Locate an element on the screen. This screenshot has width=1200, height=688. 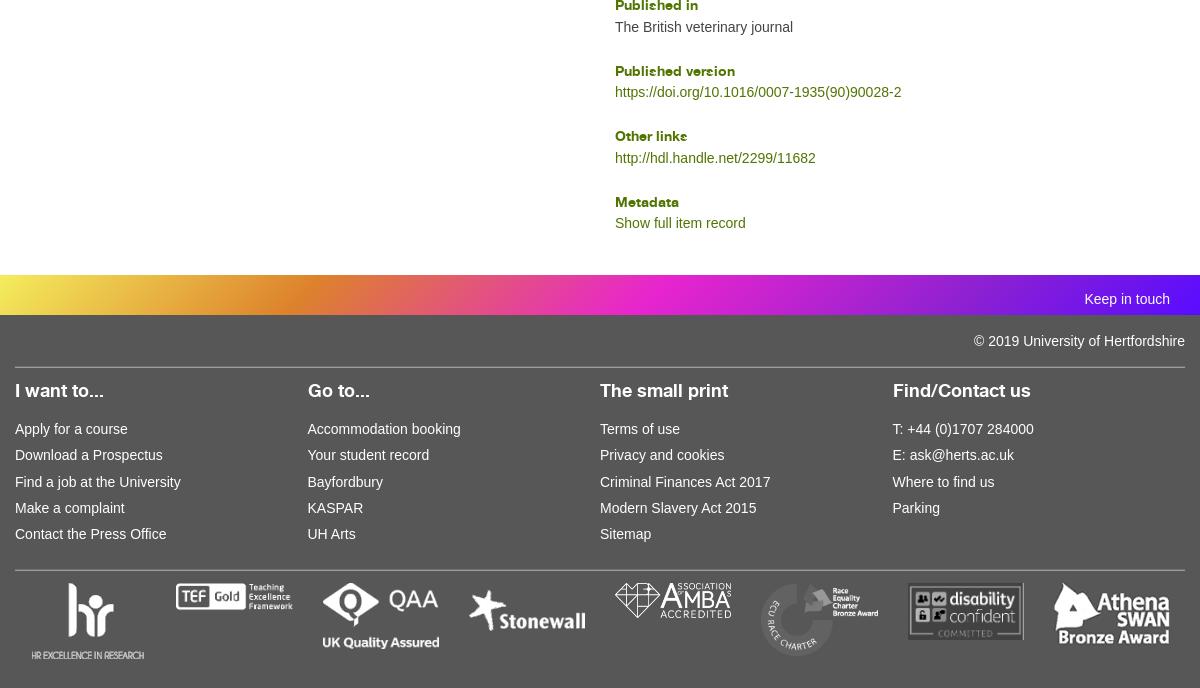
'Apply for a course' is located at coordinates (15, 428).